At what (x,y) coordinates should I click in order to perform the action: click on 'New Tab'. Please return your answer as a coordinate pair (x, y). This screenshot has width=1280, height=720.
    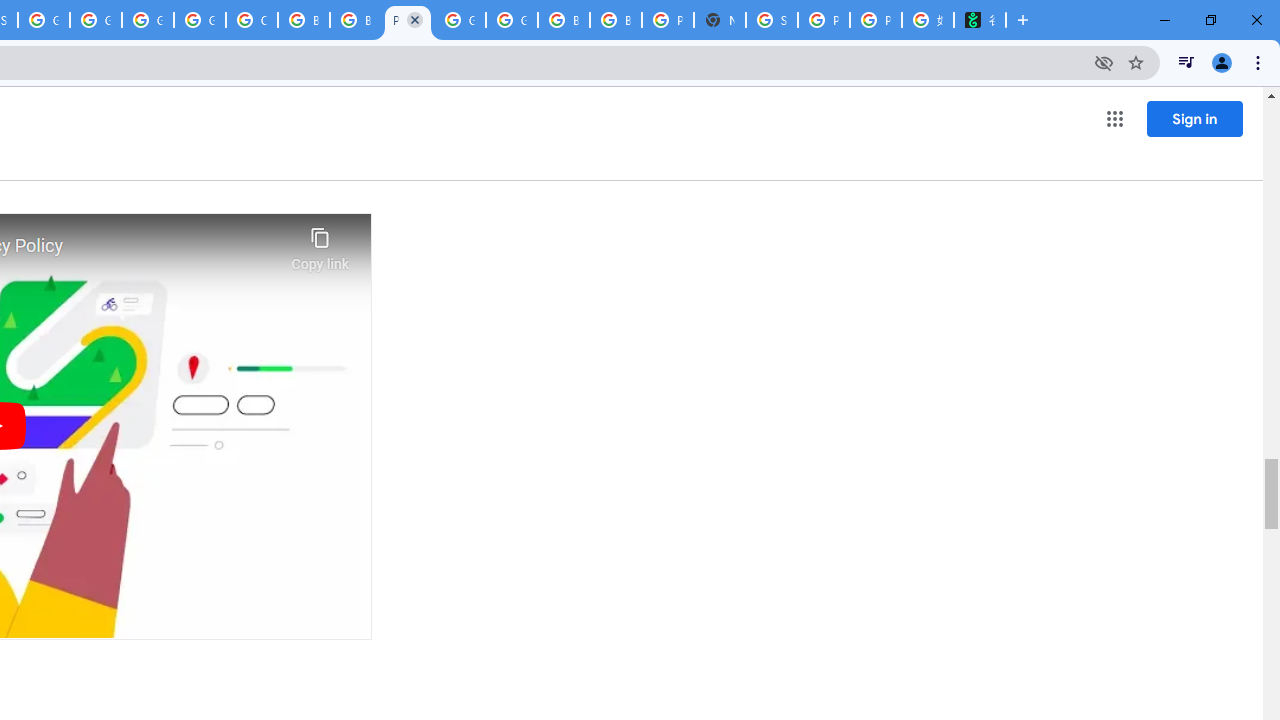
    Looking at the image, I should click on (720, 20).